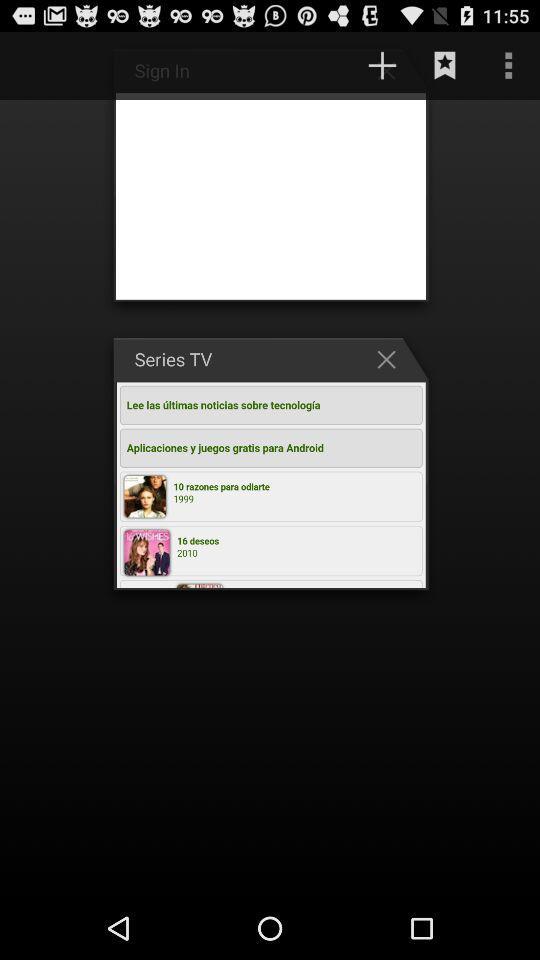 The image size is (540, 960). Describe the element at coordinates (298, 65) in the screenshot. I see `app above the series tv item` at that location.